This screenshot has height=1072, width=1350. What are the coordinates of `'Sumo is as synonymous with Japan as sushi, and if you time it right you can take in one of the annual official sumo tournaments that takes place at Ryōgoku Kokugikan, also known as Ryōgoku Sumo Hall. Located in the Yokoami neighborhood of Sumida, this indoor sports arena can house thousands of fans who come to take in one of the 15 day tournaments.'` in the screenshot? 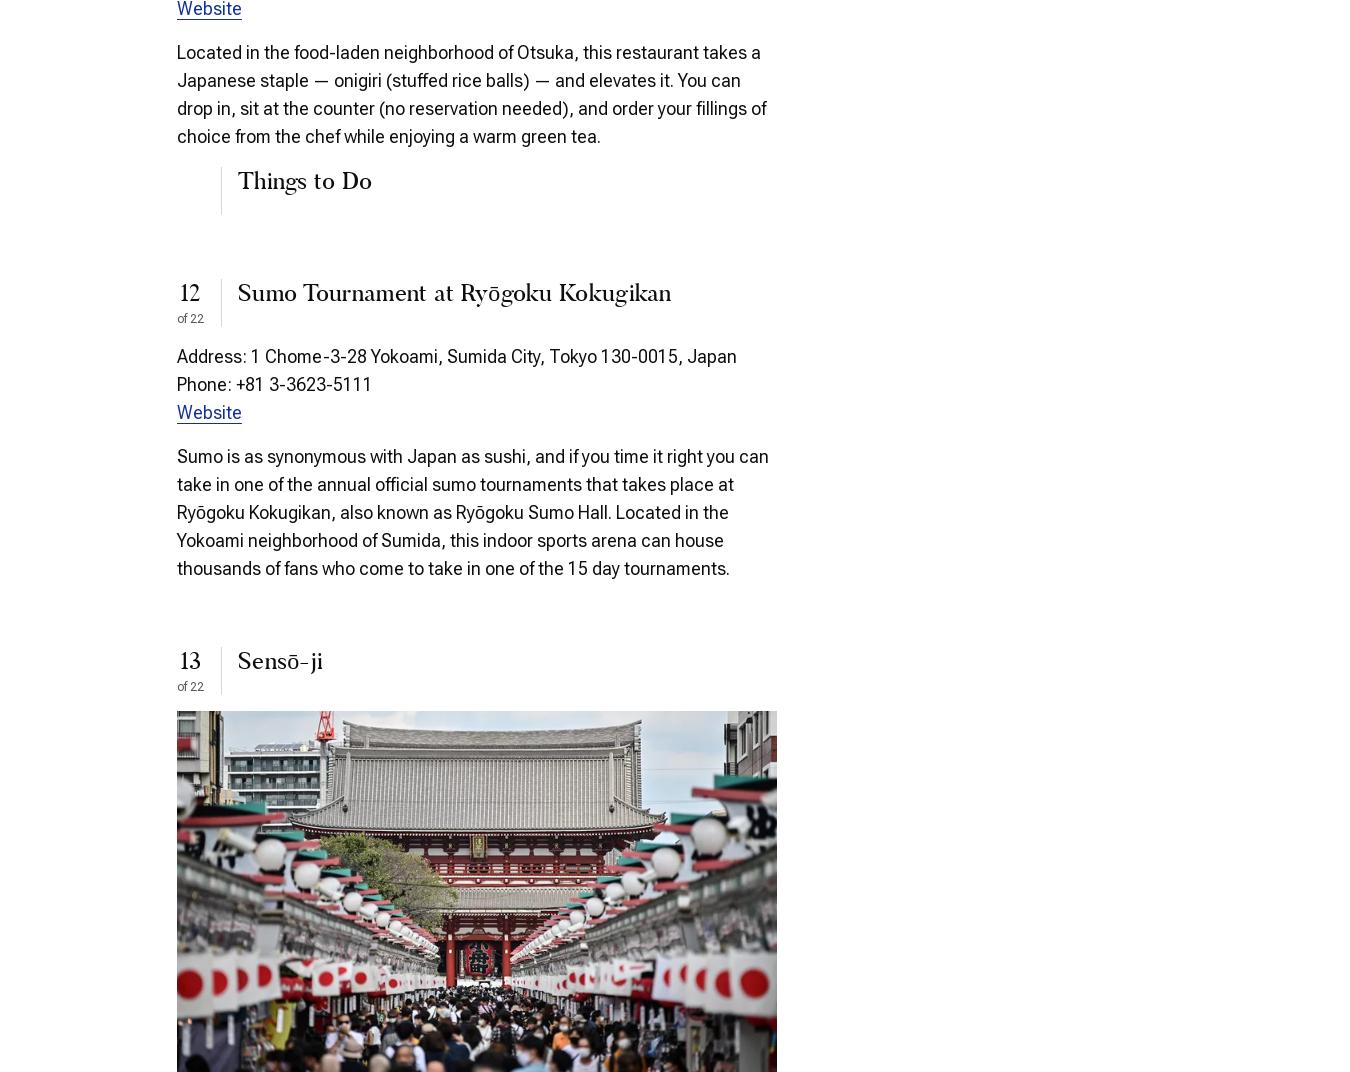 It's located at (176, 512).